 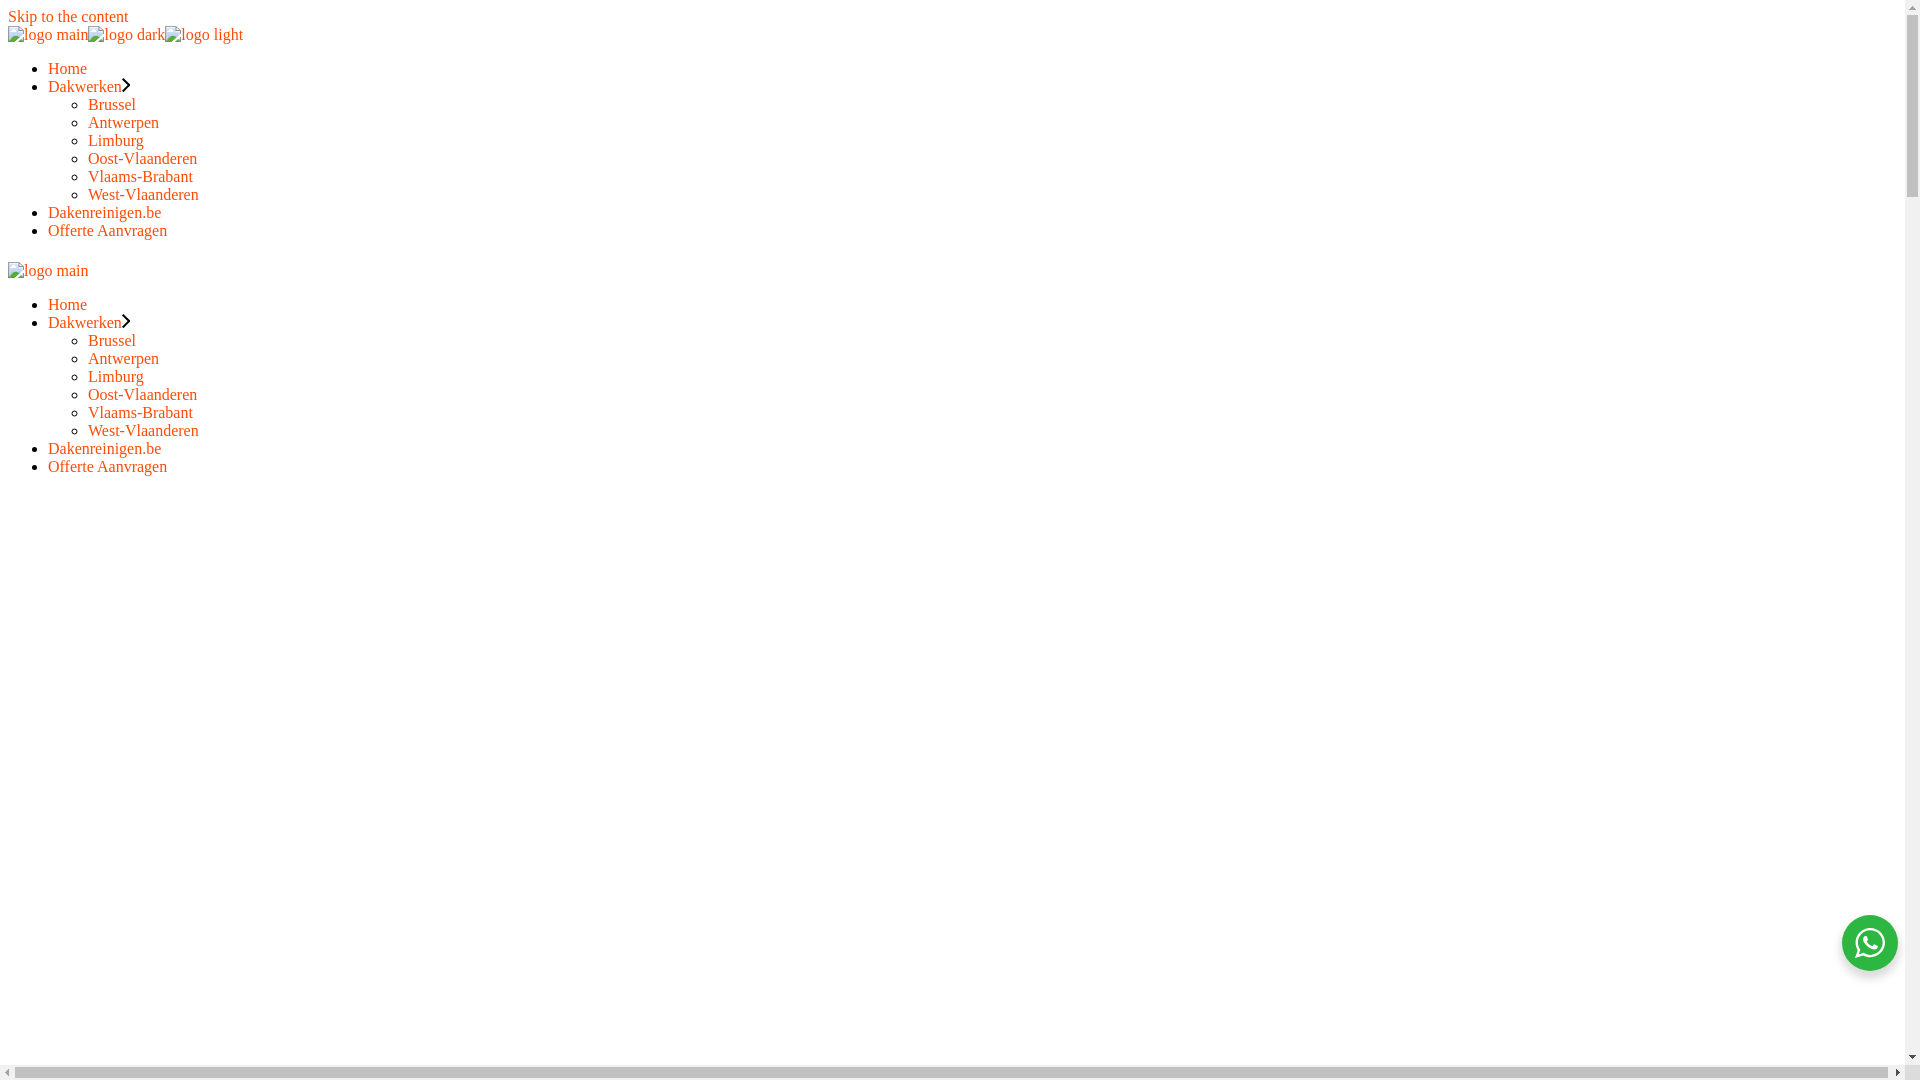 What do you see at coordinates (103, 447) in the screenshot?
I see `'Dakenreinigen.be'` at bounding box center [103, 447].